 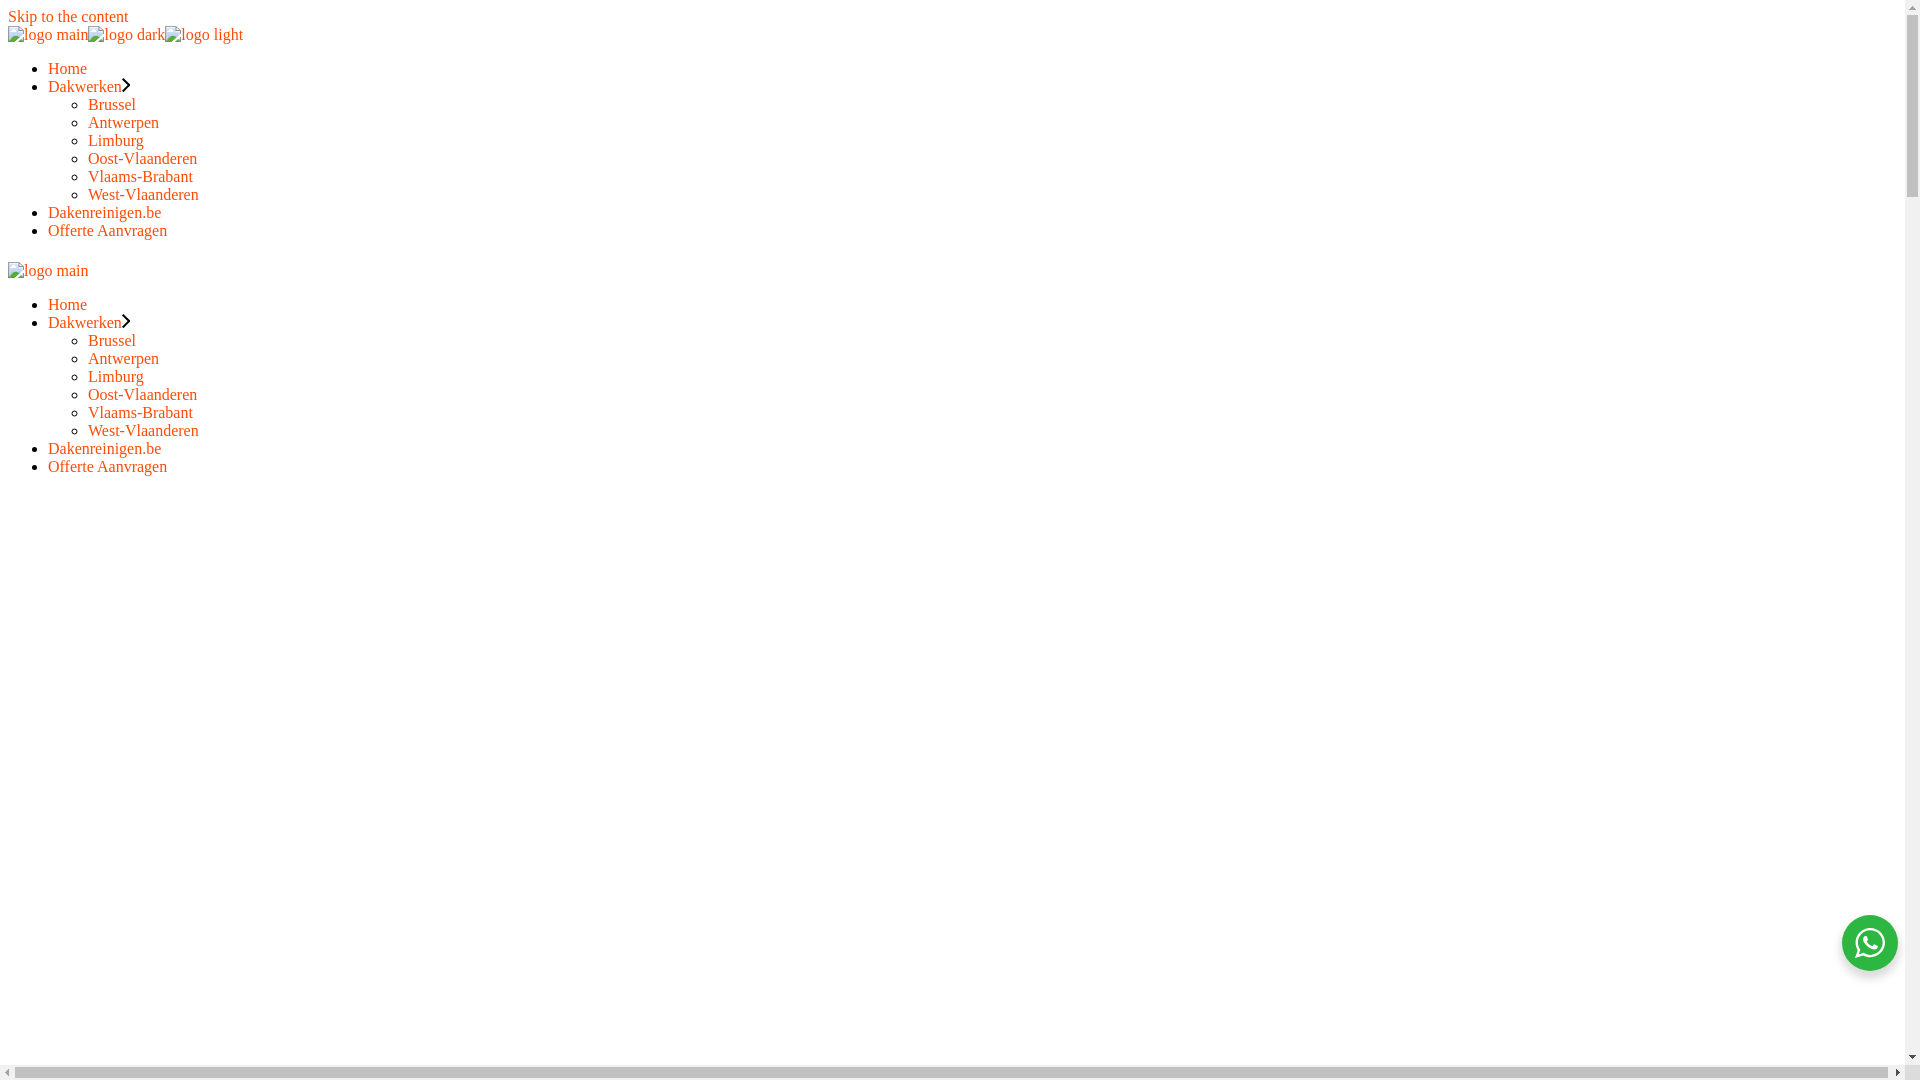 What do you see at coordinates (103, 447) in the screenshot?
I see `'Dakenreinigen.be'` at bounding box center [103, 447].